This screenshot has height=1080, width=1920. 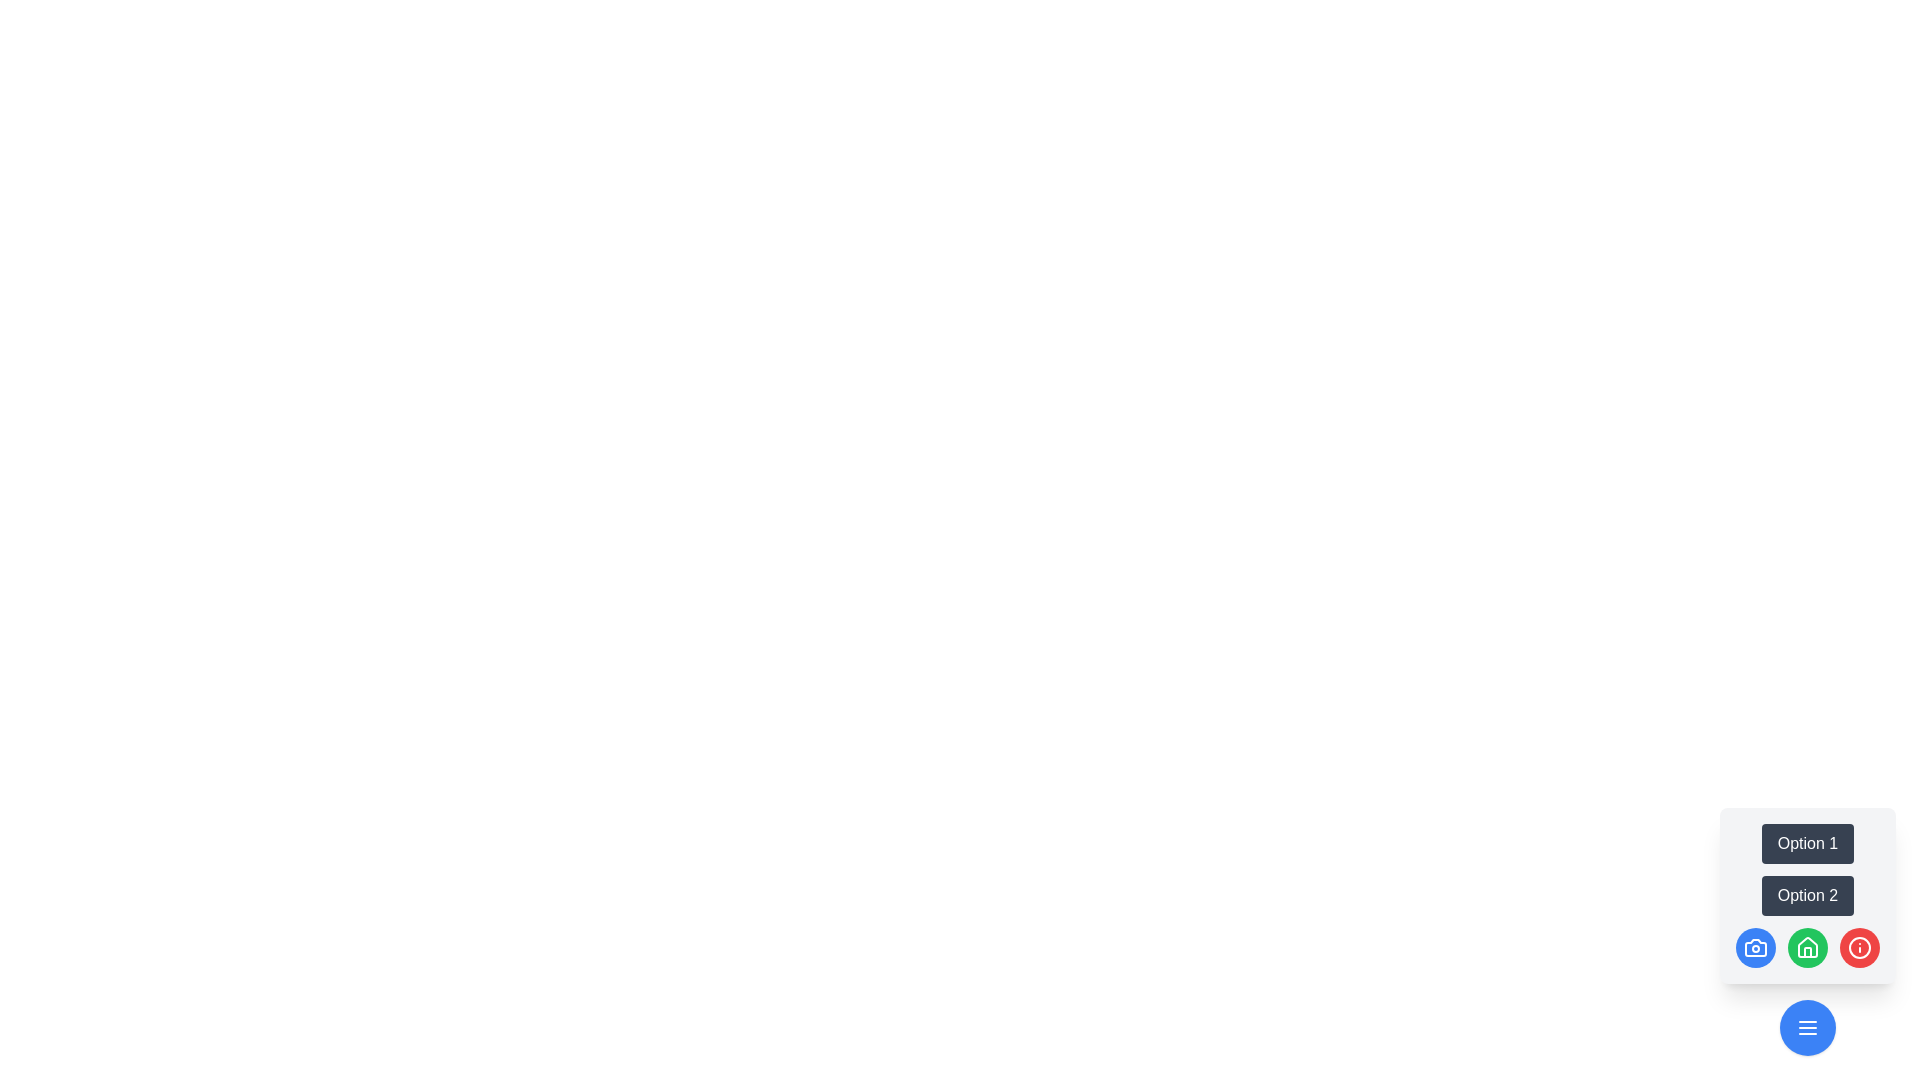 I want to click on the three-line horizontal icon within the circular blue button at the bottom-right corner of the interface, so click(x=1808, y=1028).